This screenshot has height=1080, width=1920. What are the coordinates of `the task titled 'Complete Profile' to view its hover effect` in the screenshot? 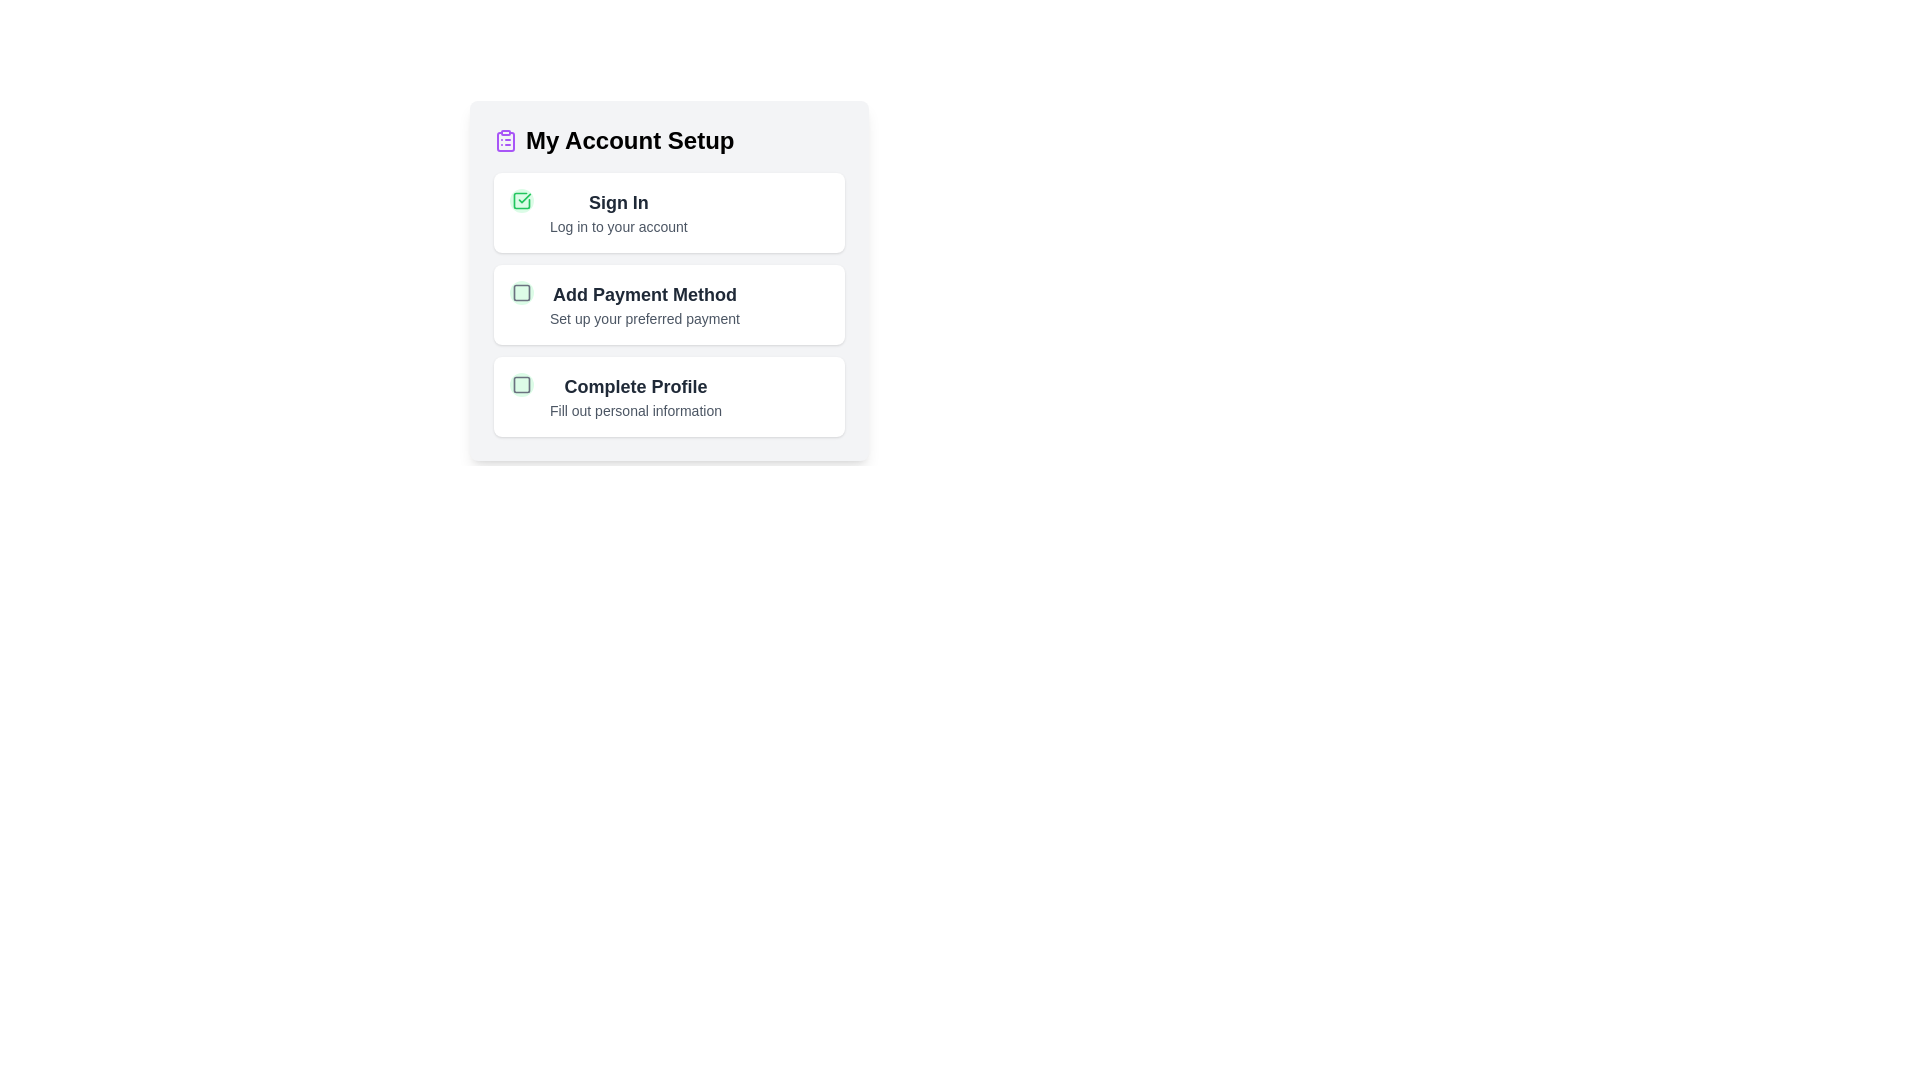 It's located at (669, 397).